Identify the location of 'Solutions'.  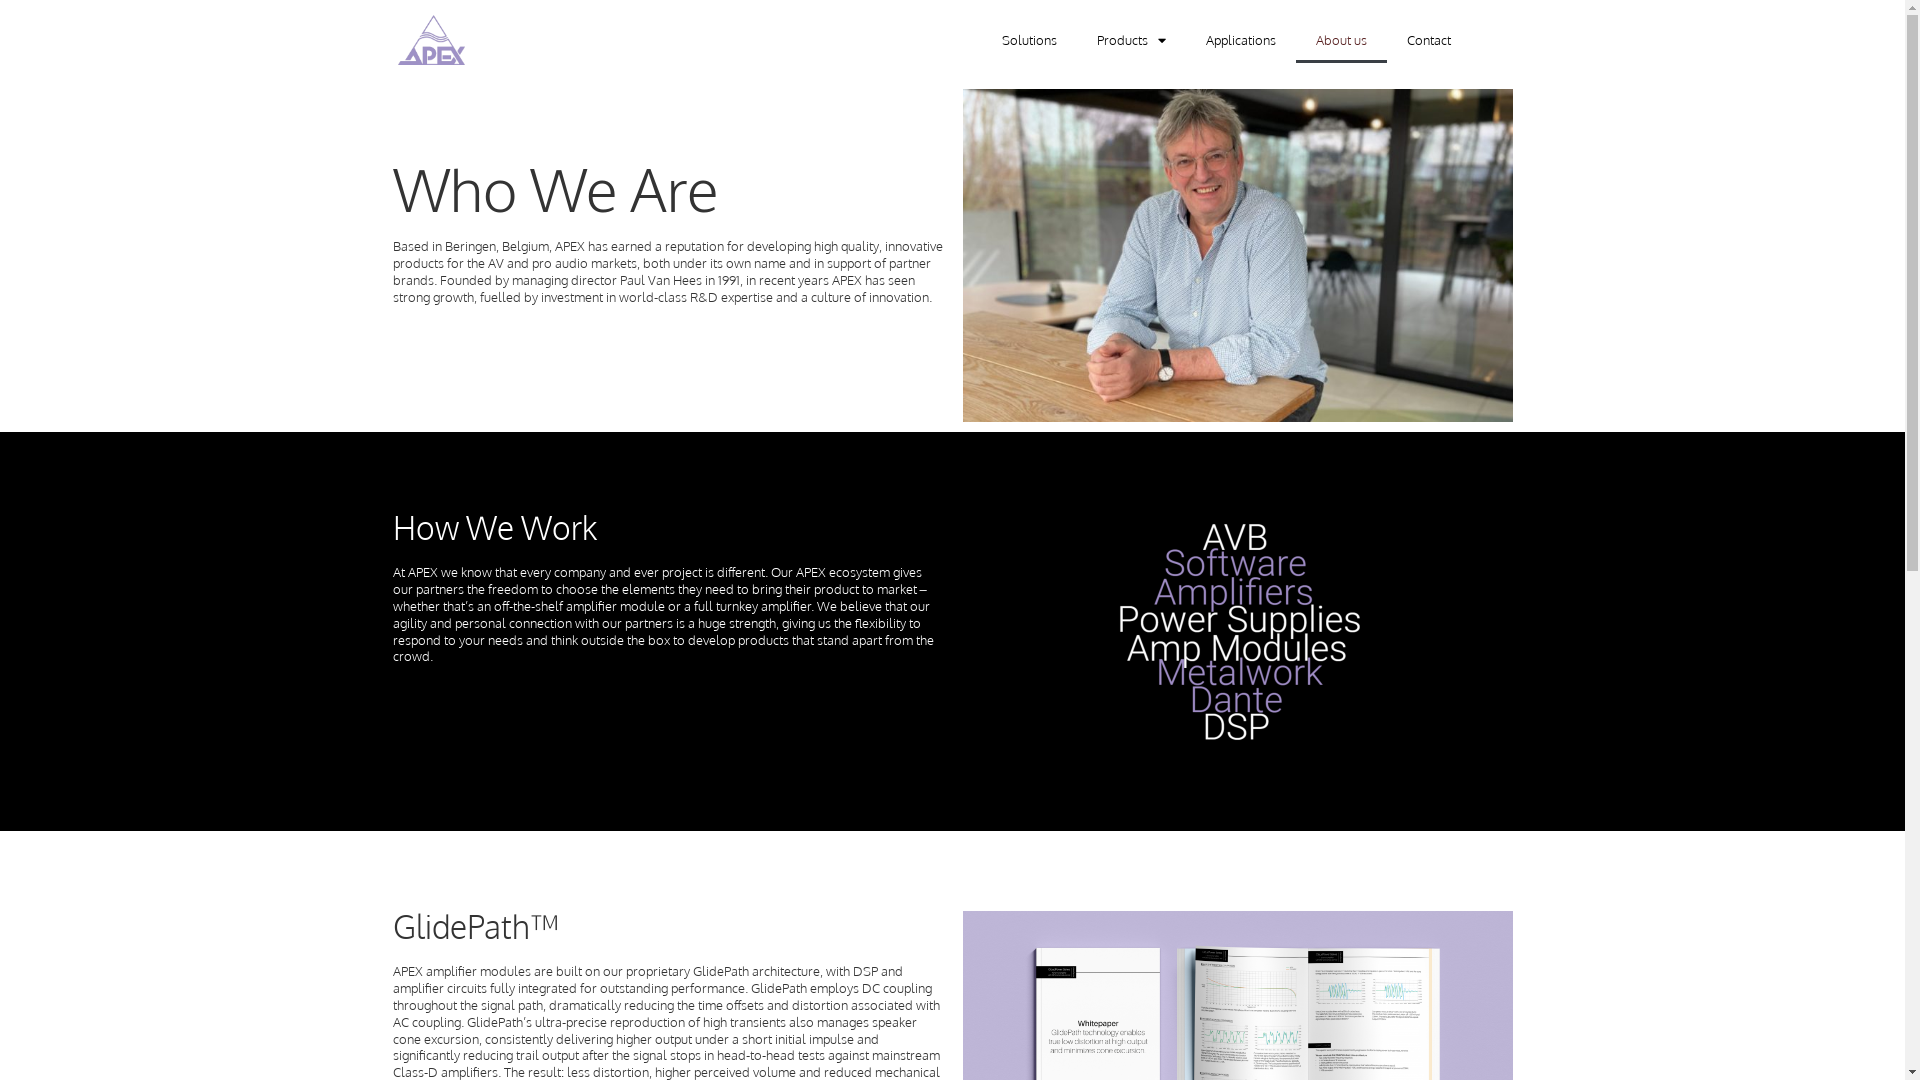
(1029, 39).